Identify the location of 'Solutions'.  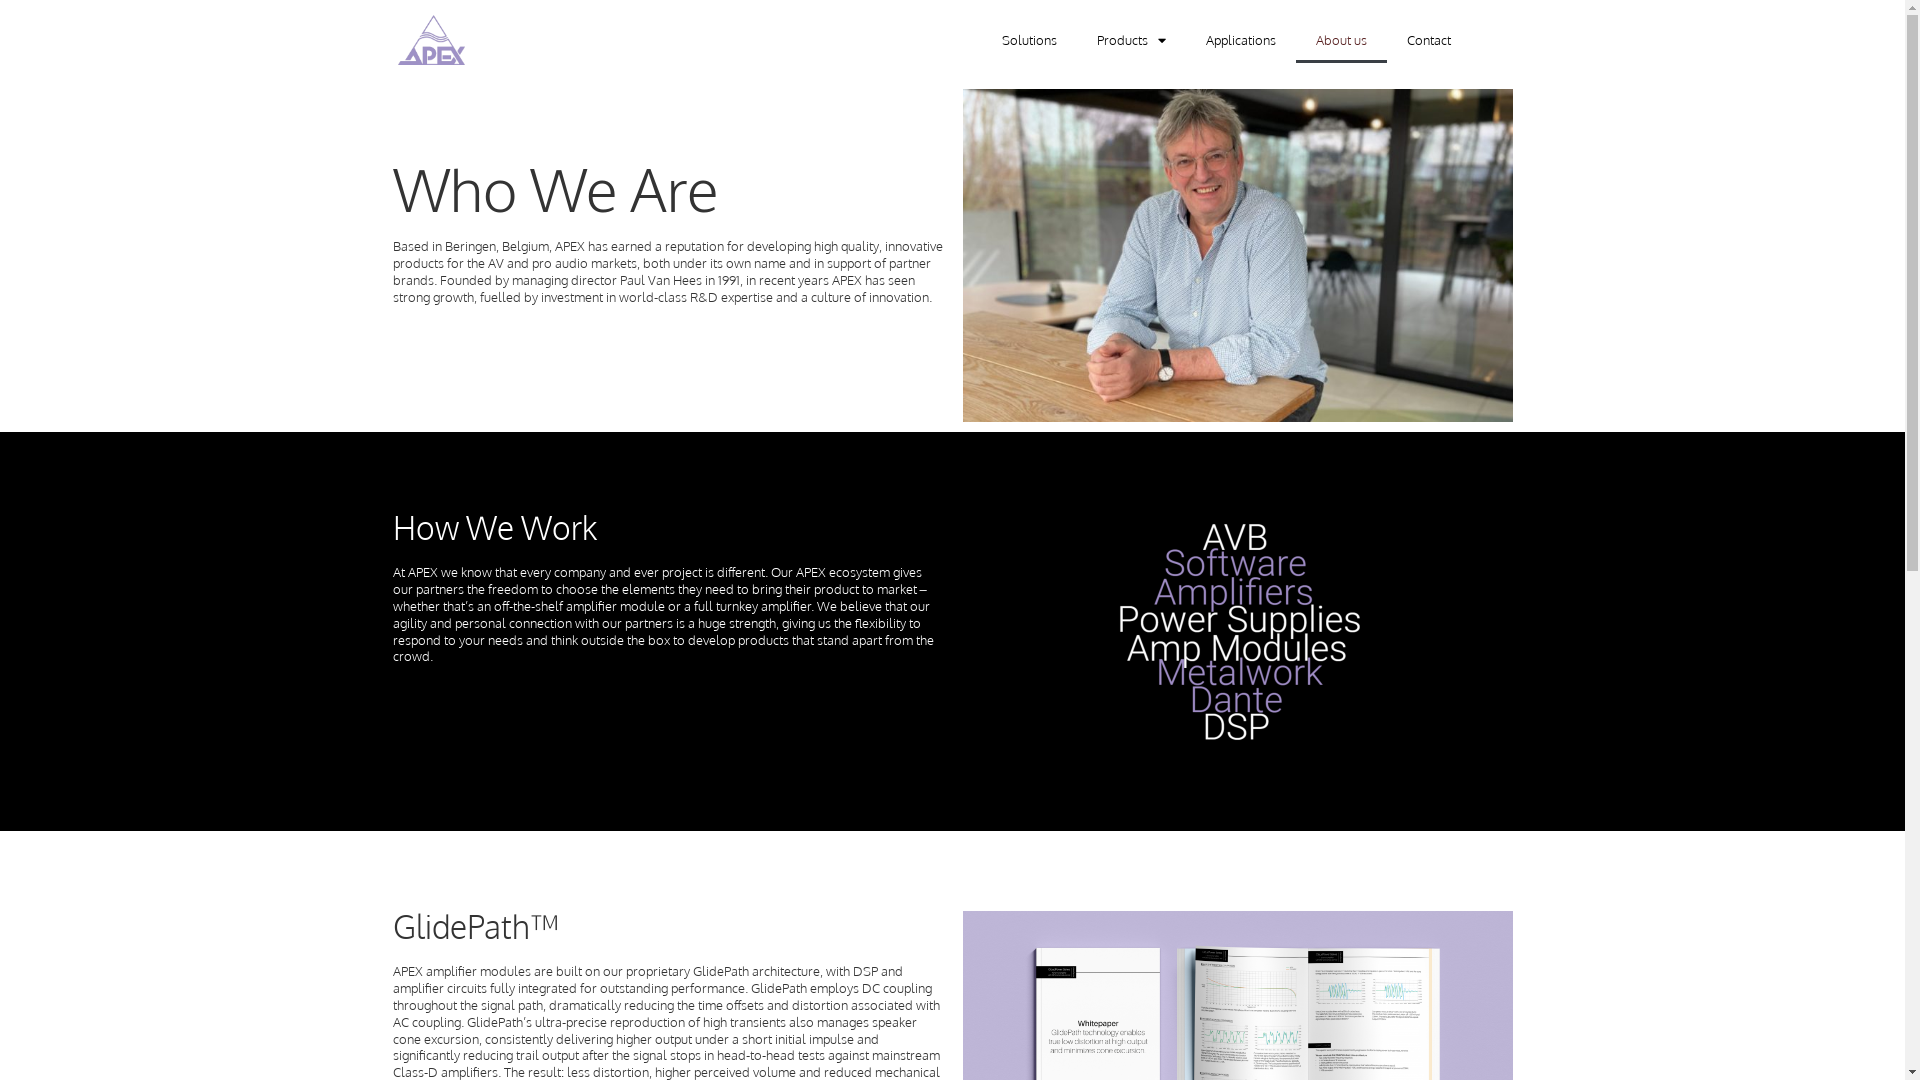
(1029, 39).